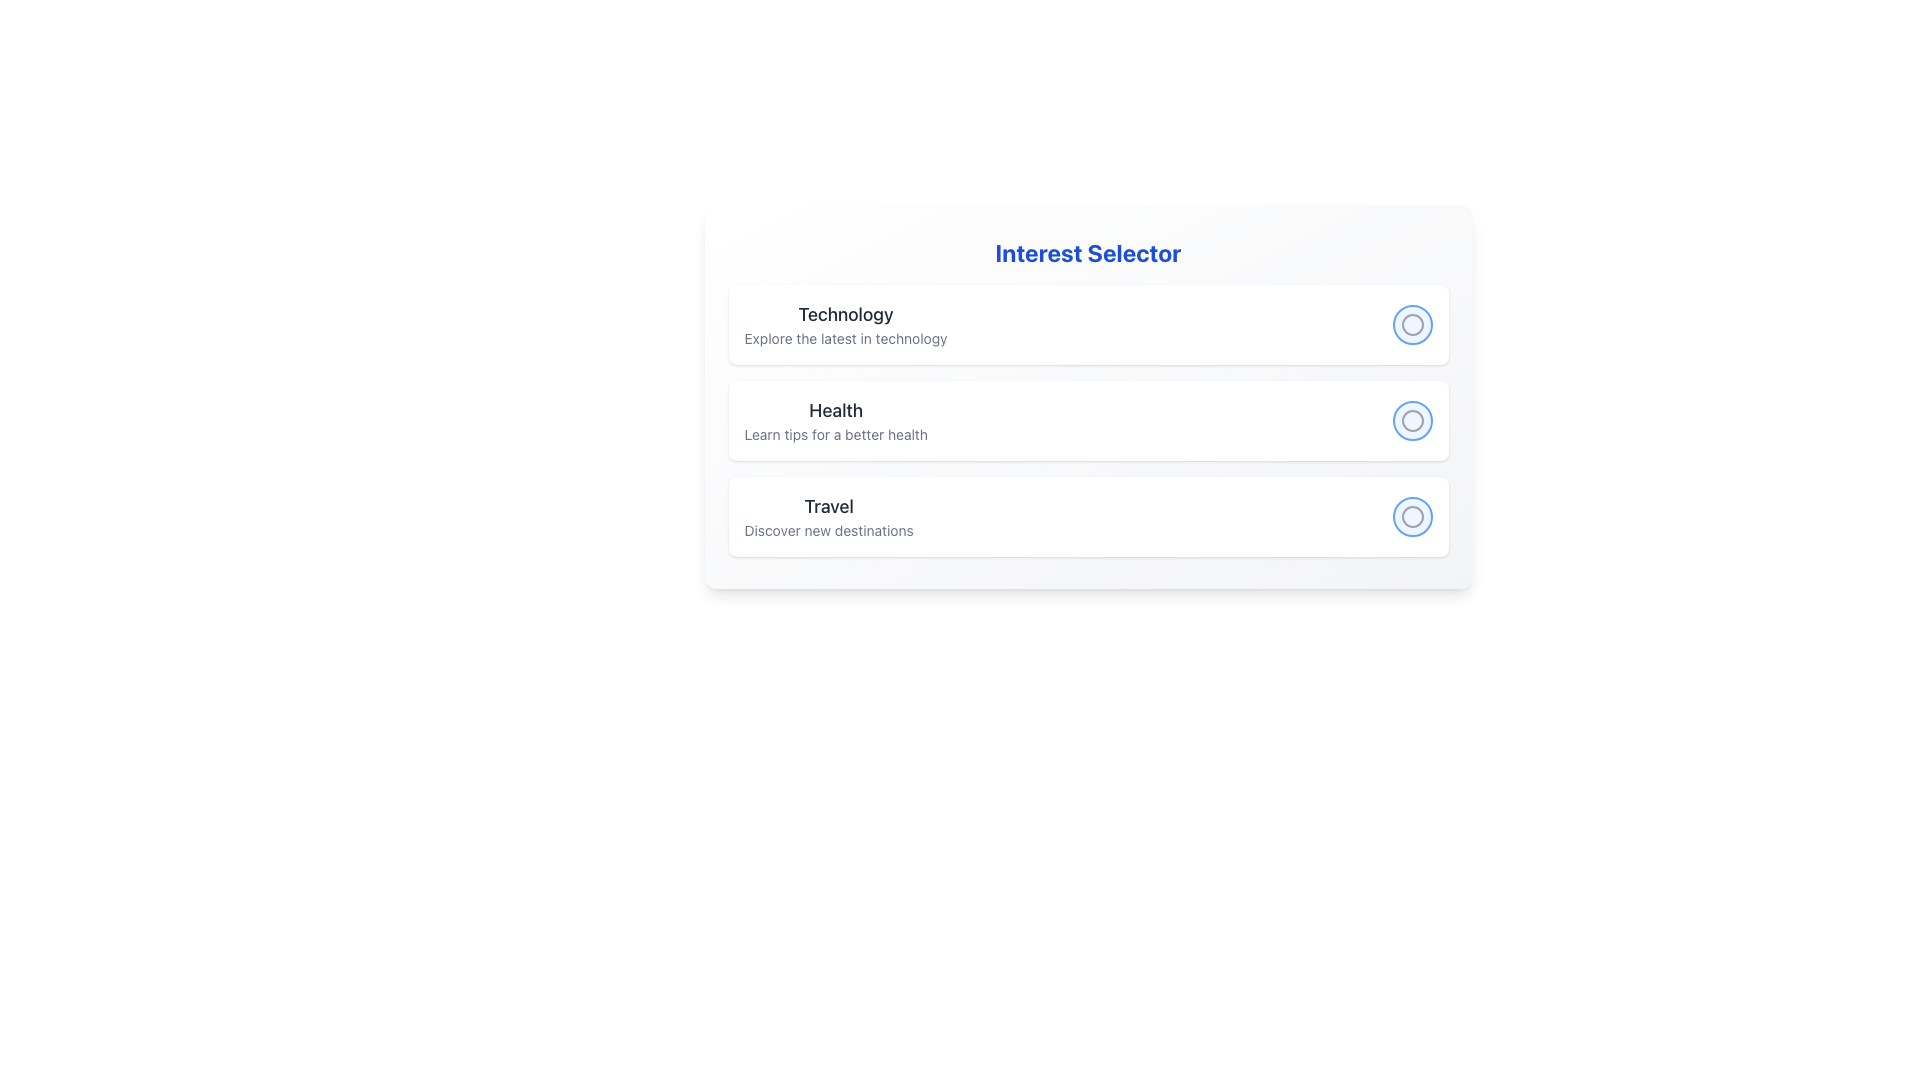 The image size is (1920, 1080). What do you see at coordinates (1411, 323) in the screenshot?
I see `the central circular component of the first radio button in the 'Technology' options to select or deselect it` at bounding box center [1411, 323].